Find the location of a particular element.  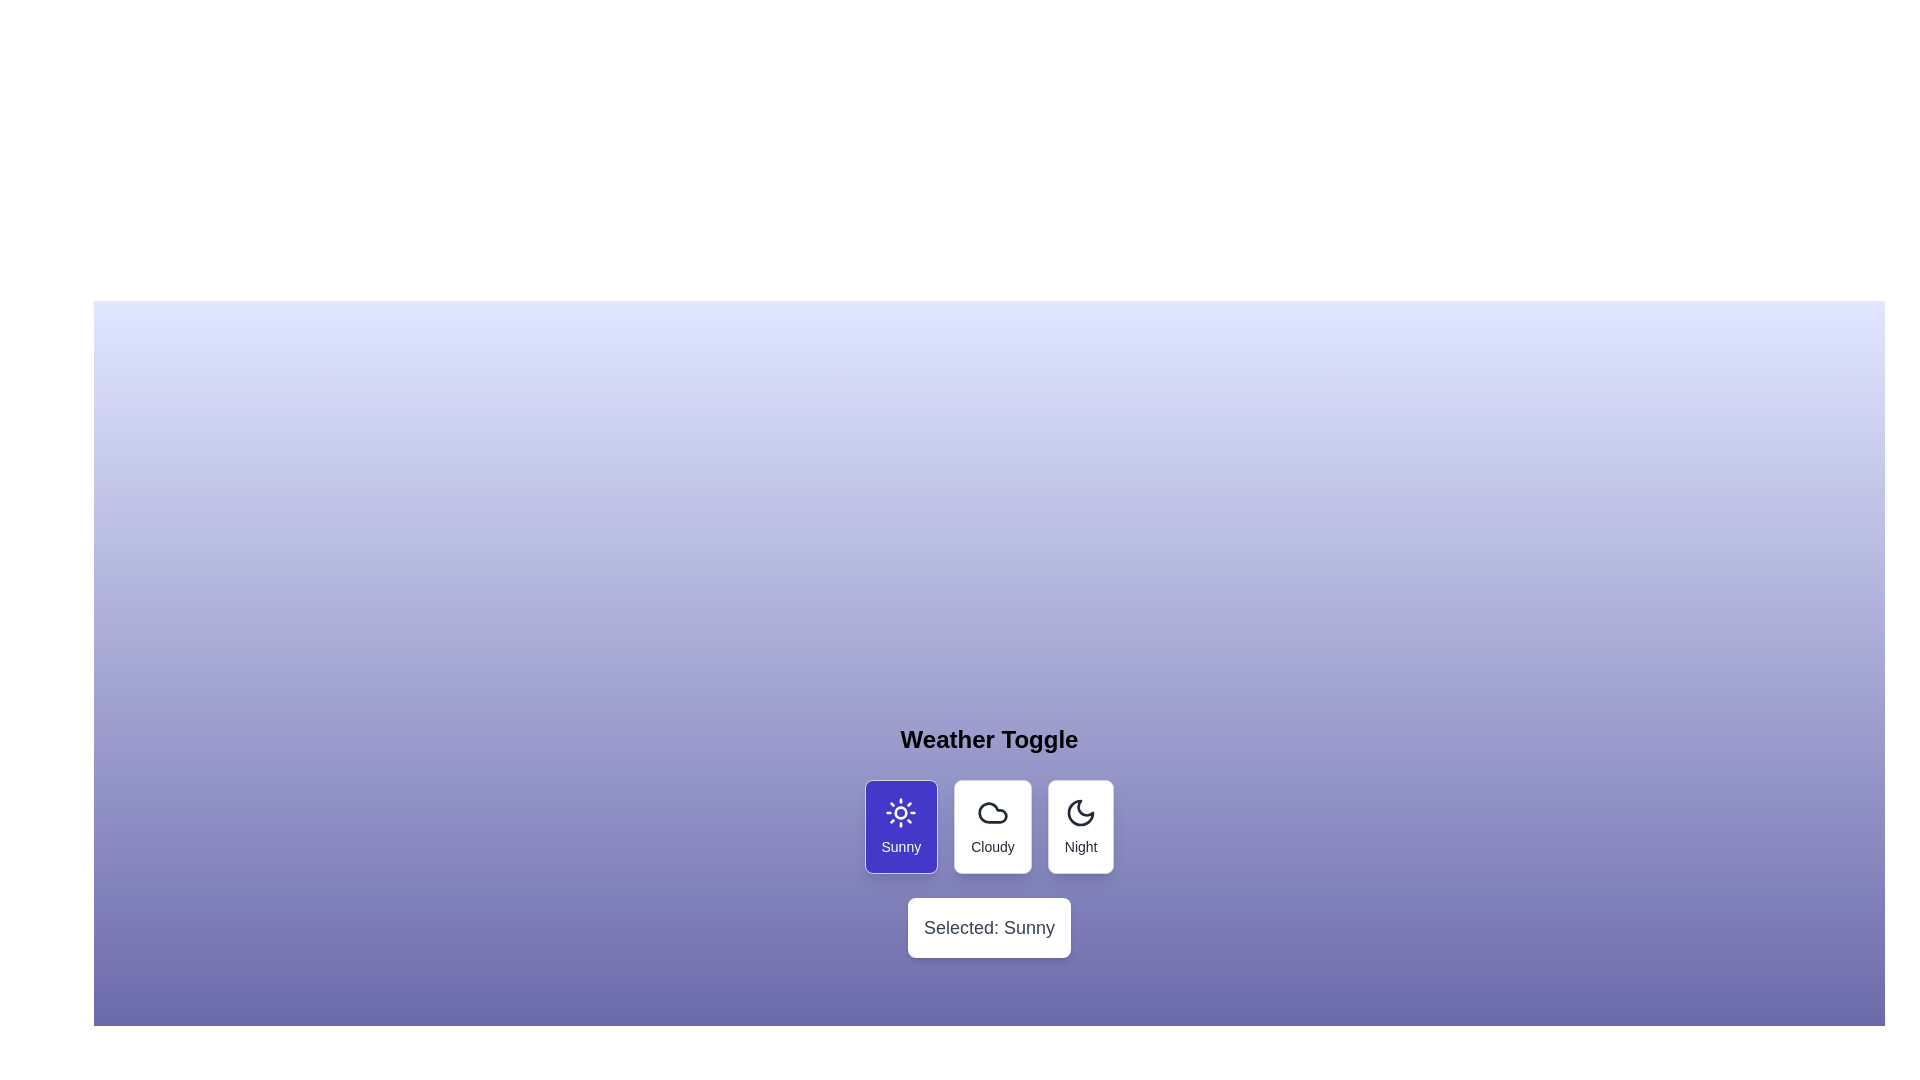

the Cloudy button to observe the visual scaling effect is located at coordinates (993, 826).